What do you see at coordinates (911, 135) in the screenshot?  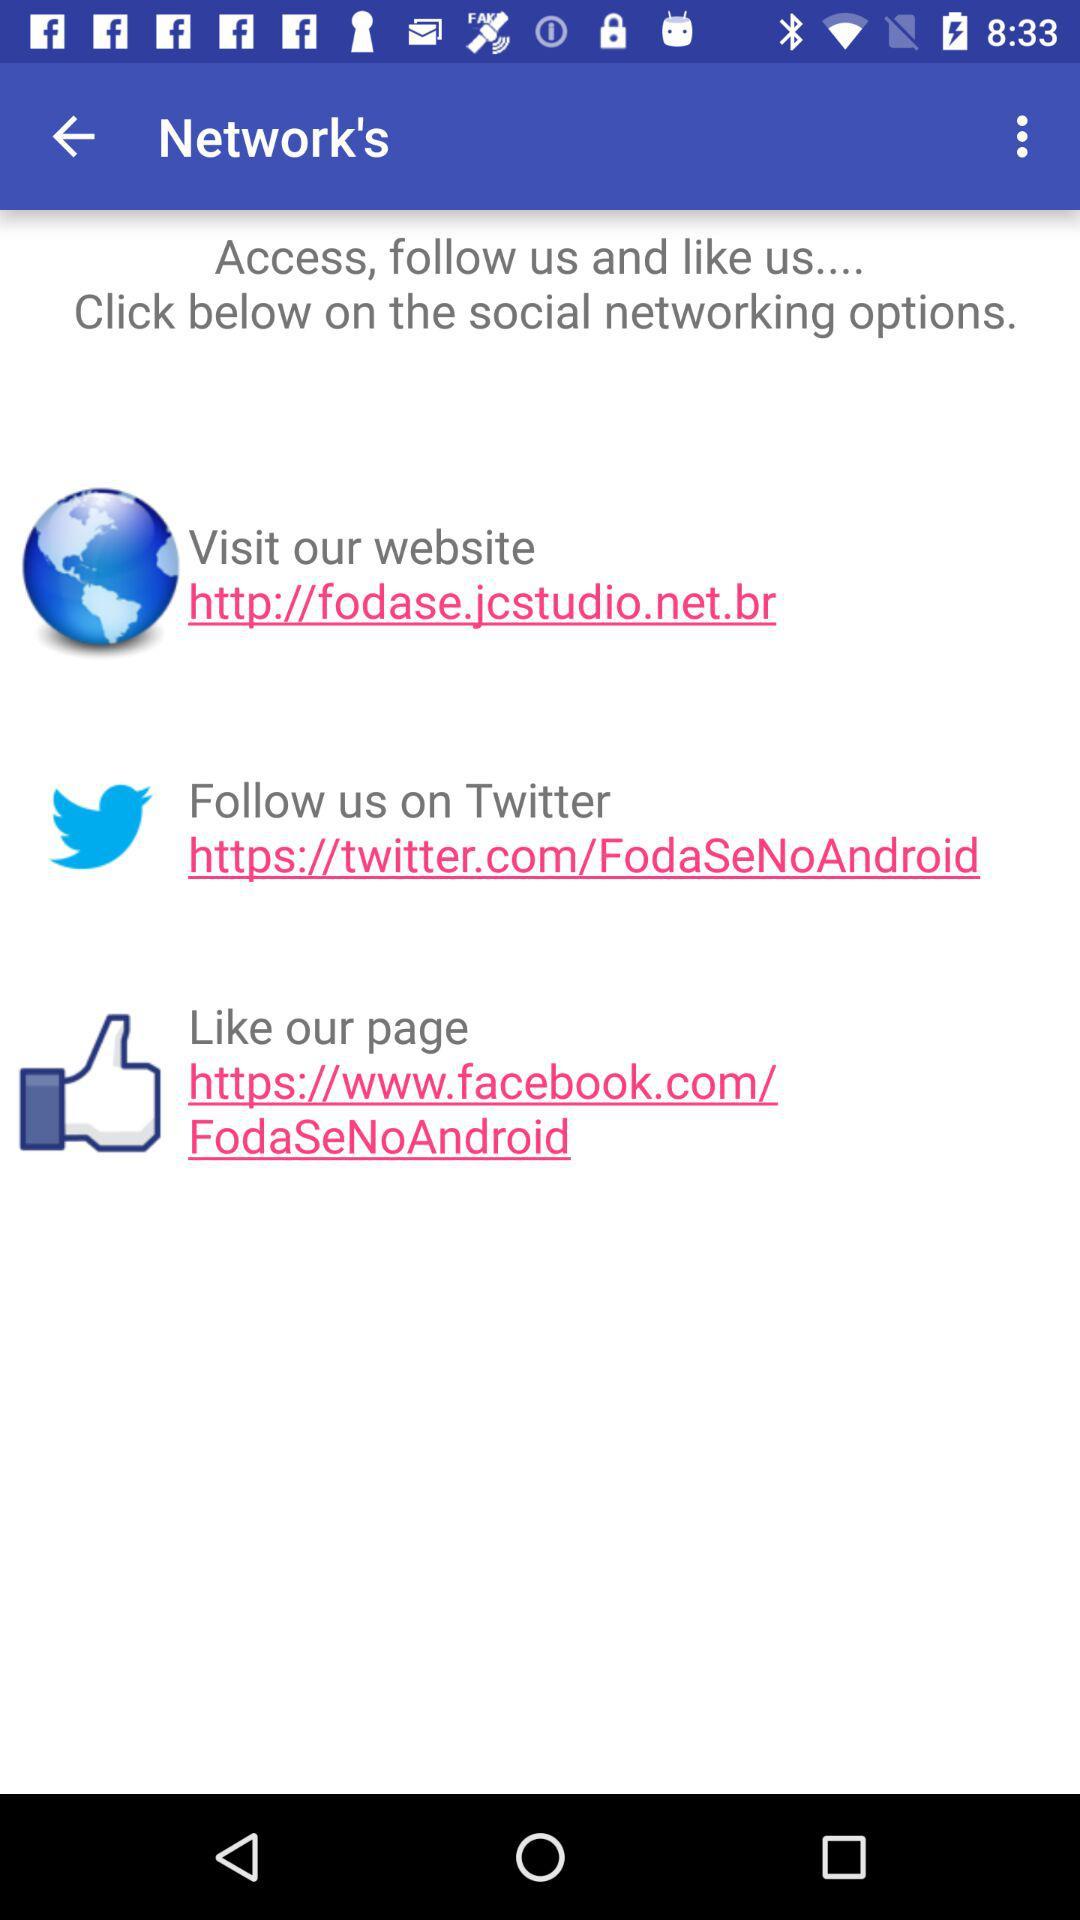 I see `icon above access follow us item` at bounding box center [911, 135].